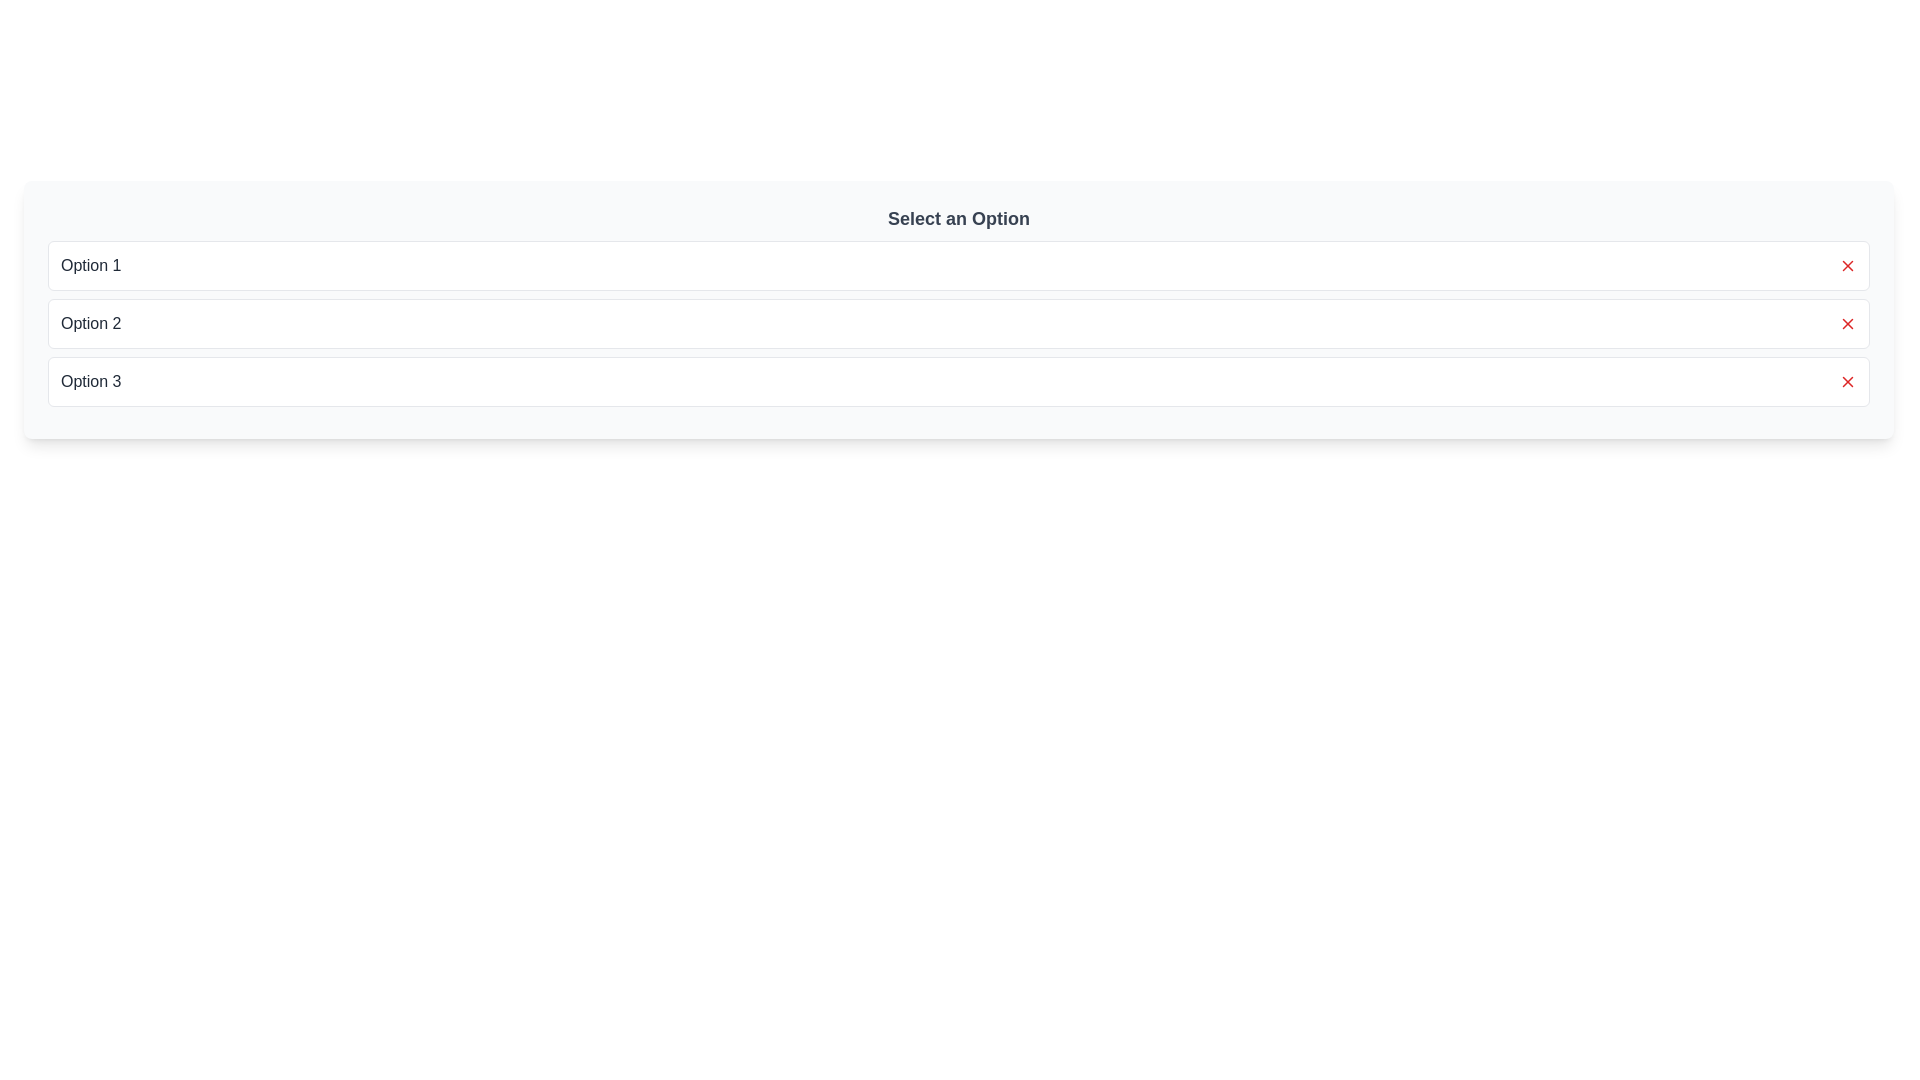  Describe the element at coordinates (1847, 323) in the screenshot. I see `the red 'X' icon positioned at the far right of the 'Option 2' row` at that location.